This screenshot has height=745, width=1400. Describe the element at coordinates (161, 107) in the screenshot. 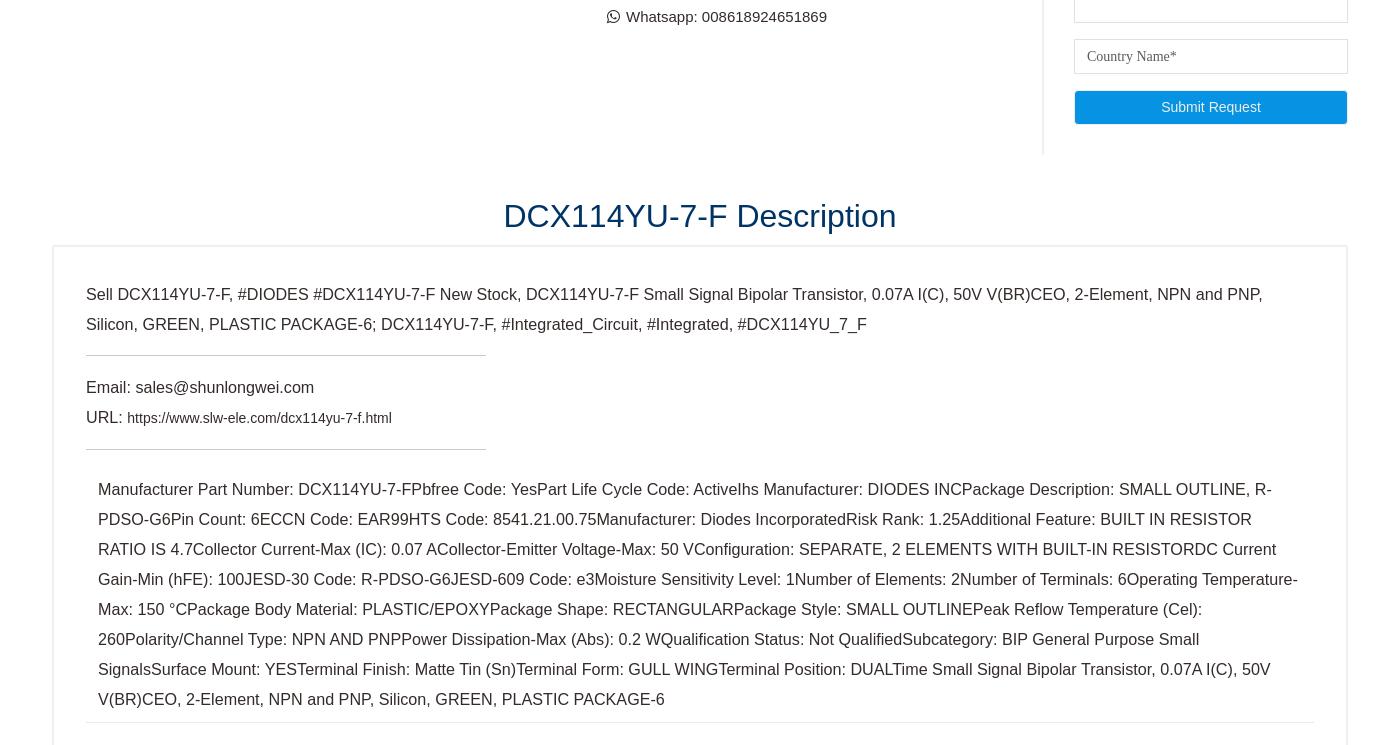

I see `'sales@shunlongwei.com'` at that location.